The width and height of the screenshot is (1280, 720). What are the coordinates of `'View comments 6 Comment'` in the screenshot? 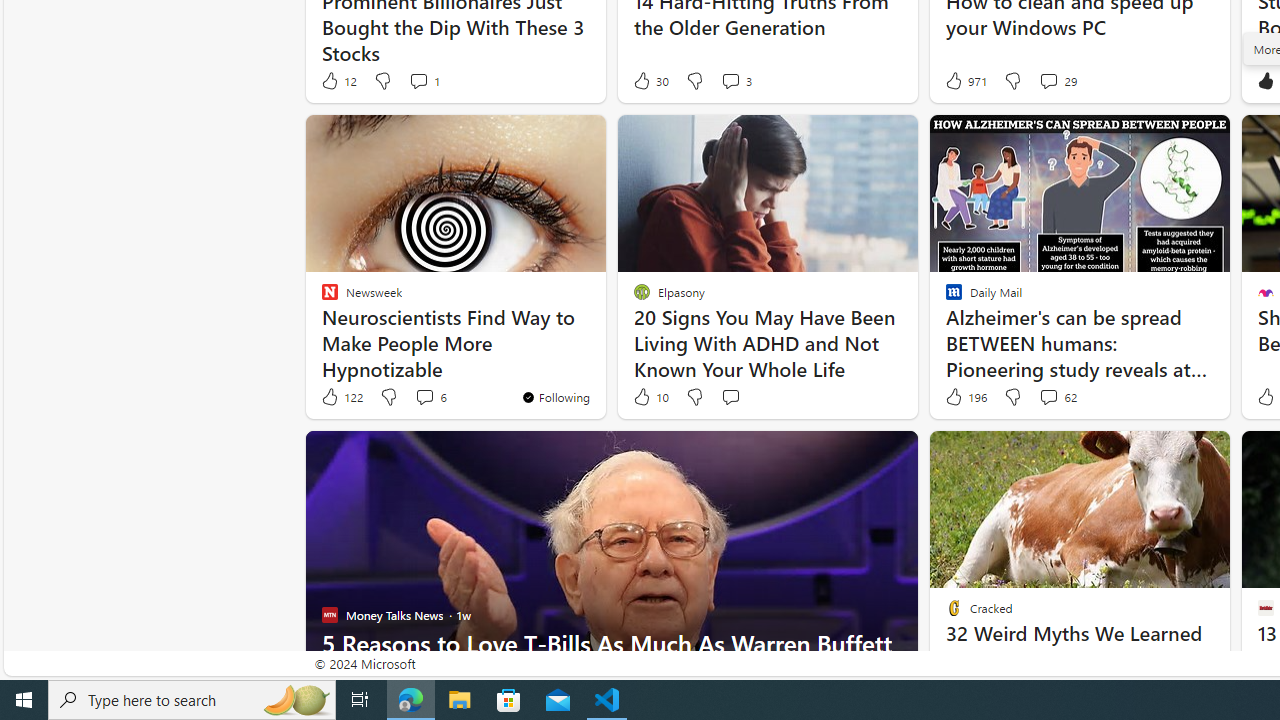 It's located at (429, 397).